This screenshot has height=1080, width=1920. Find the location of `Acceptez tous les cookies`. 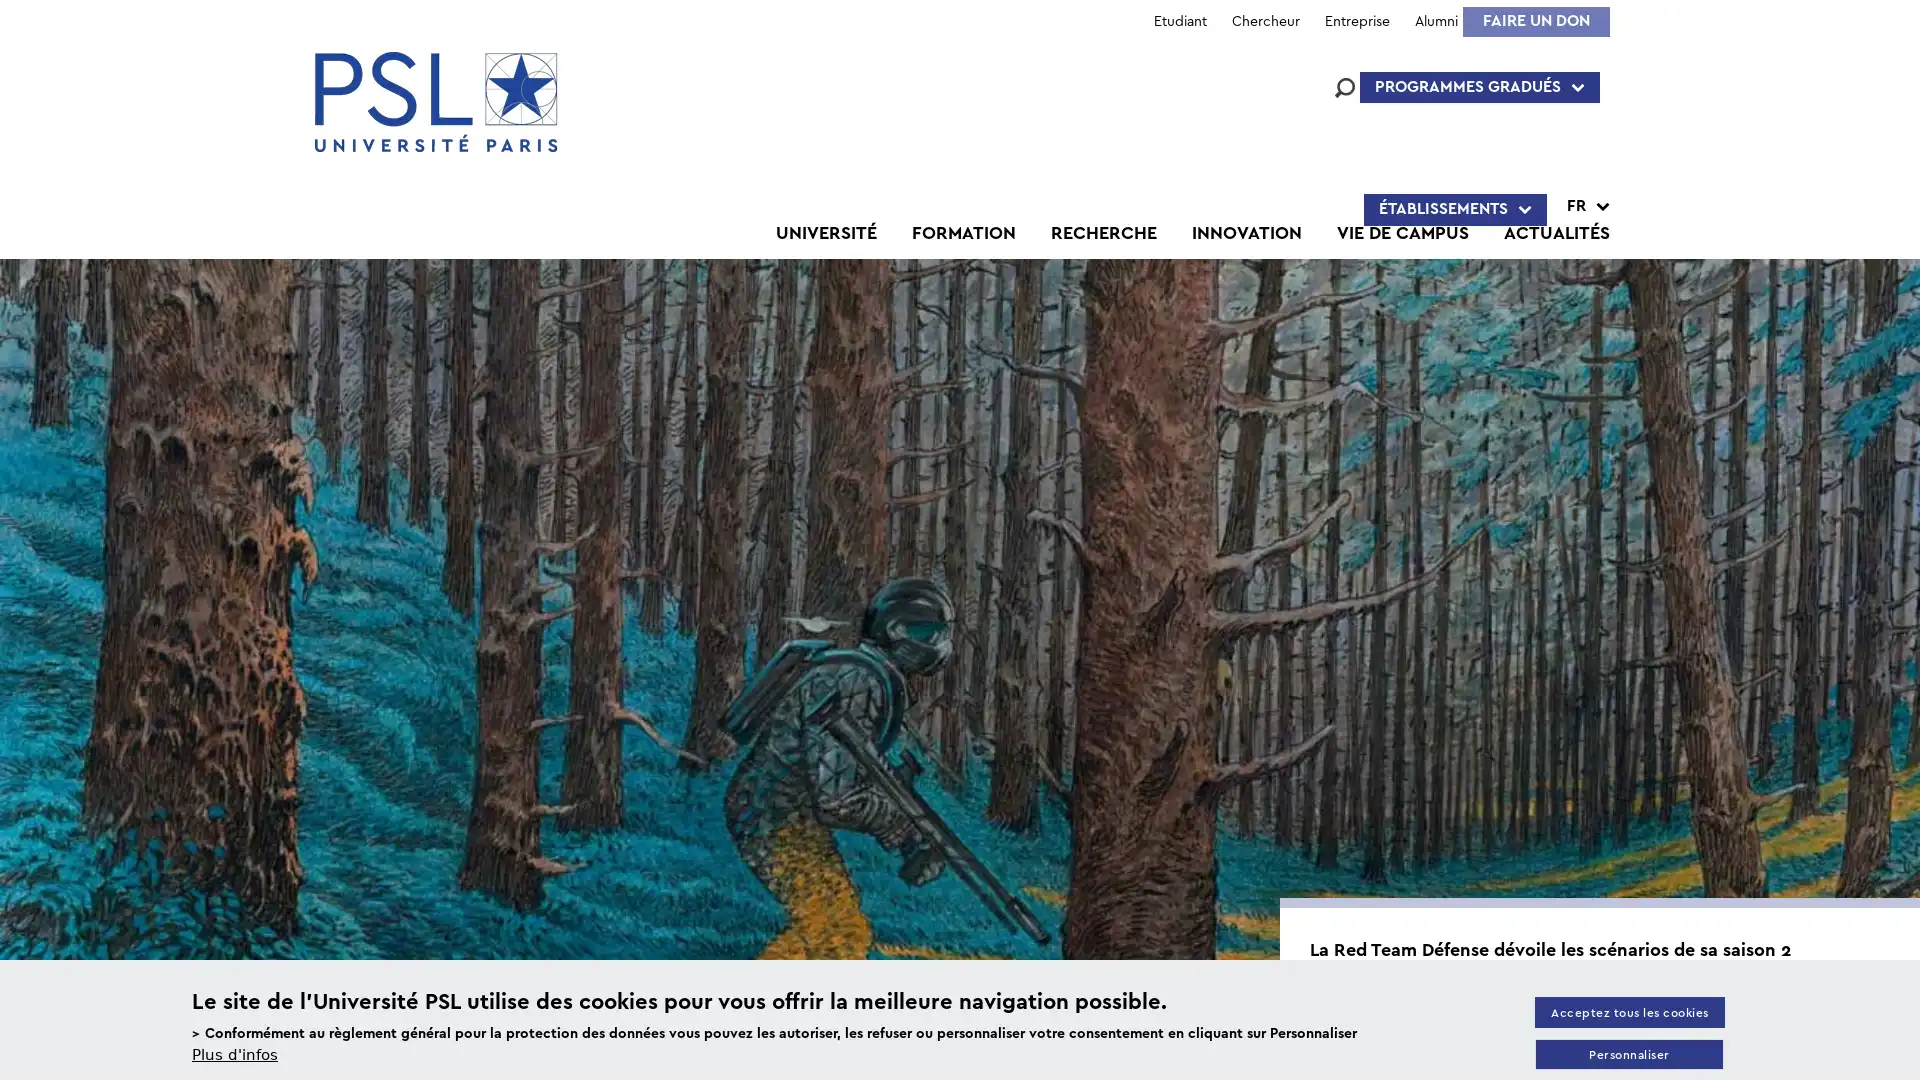

Acceptez tous les cookies is located at coordinates (1627, 1011).